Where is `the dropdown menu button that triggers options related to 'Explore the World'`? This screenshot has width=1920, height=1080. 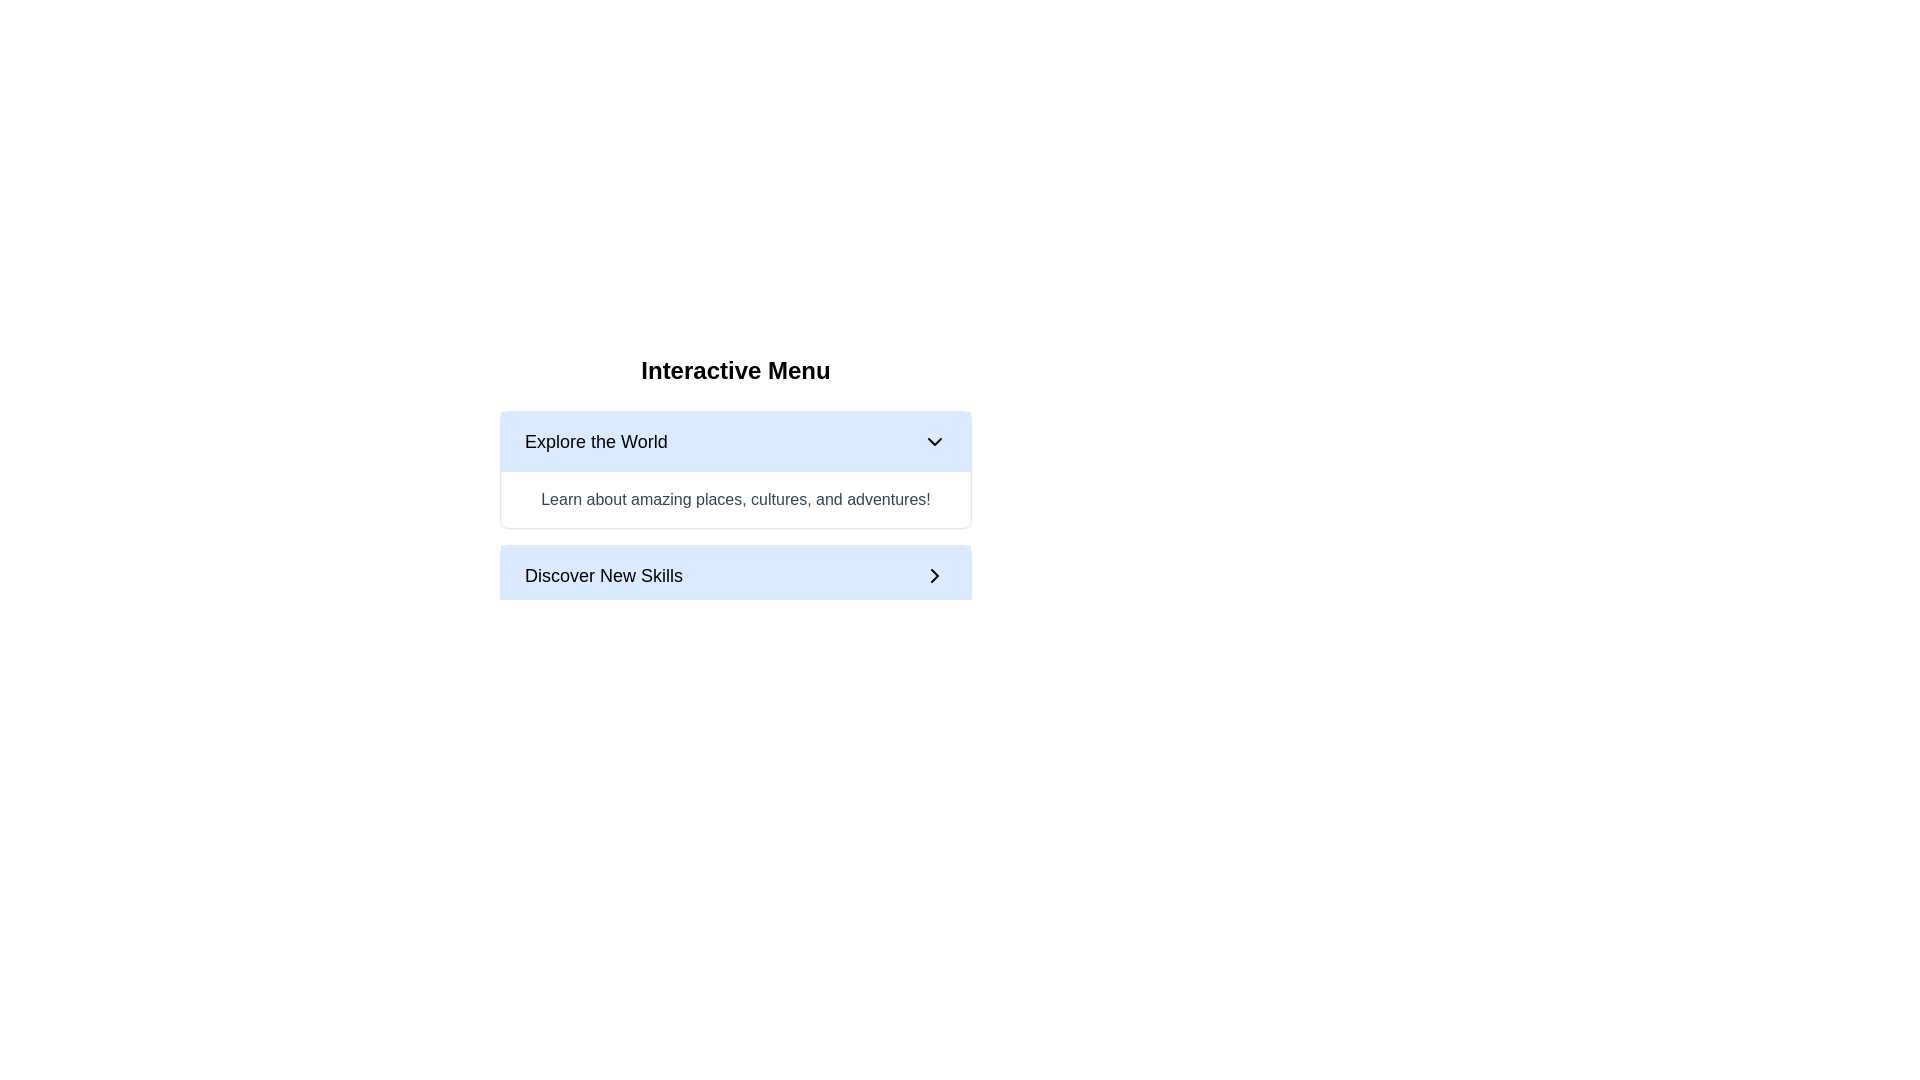 the dropdown menu button that triggers options related to 'Explore the World' is located at coordinates (734, 441).